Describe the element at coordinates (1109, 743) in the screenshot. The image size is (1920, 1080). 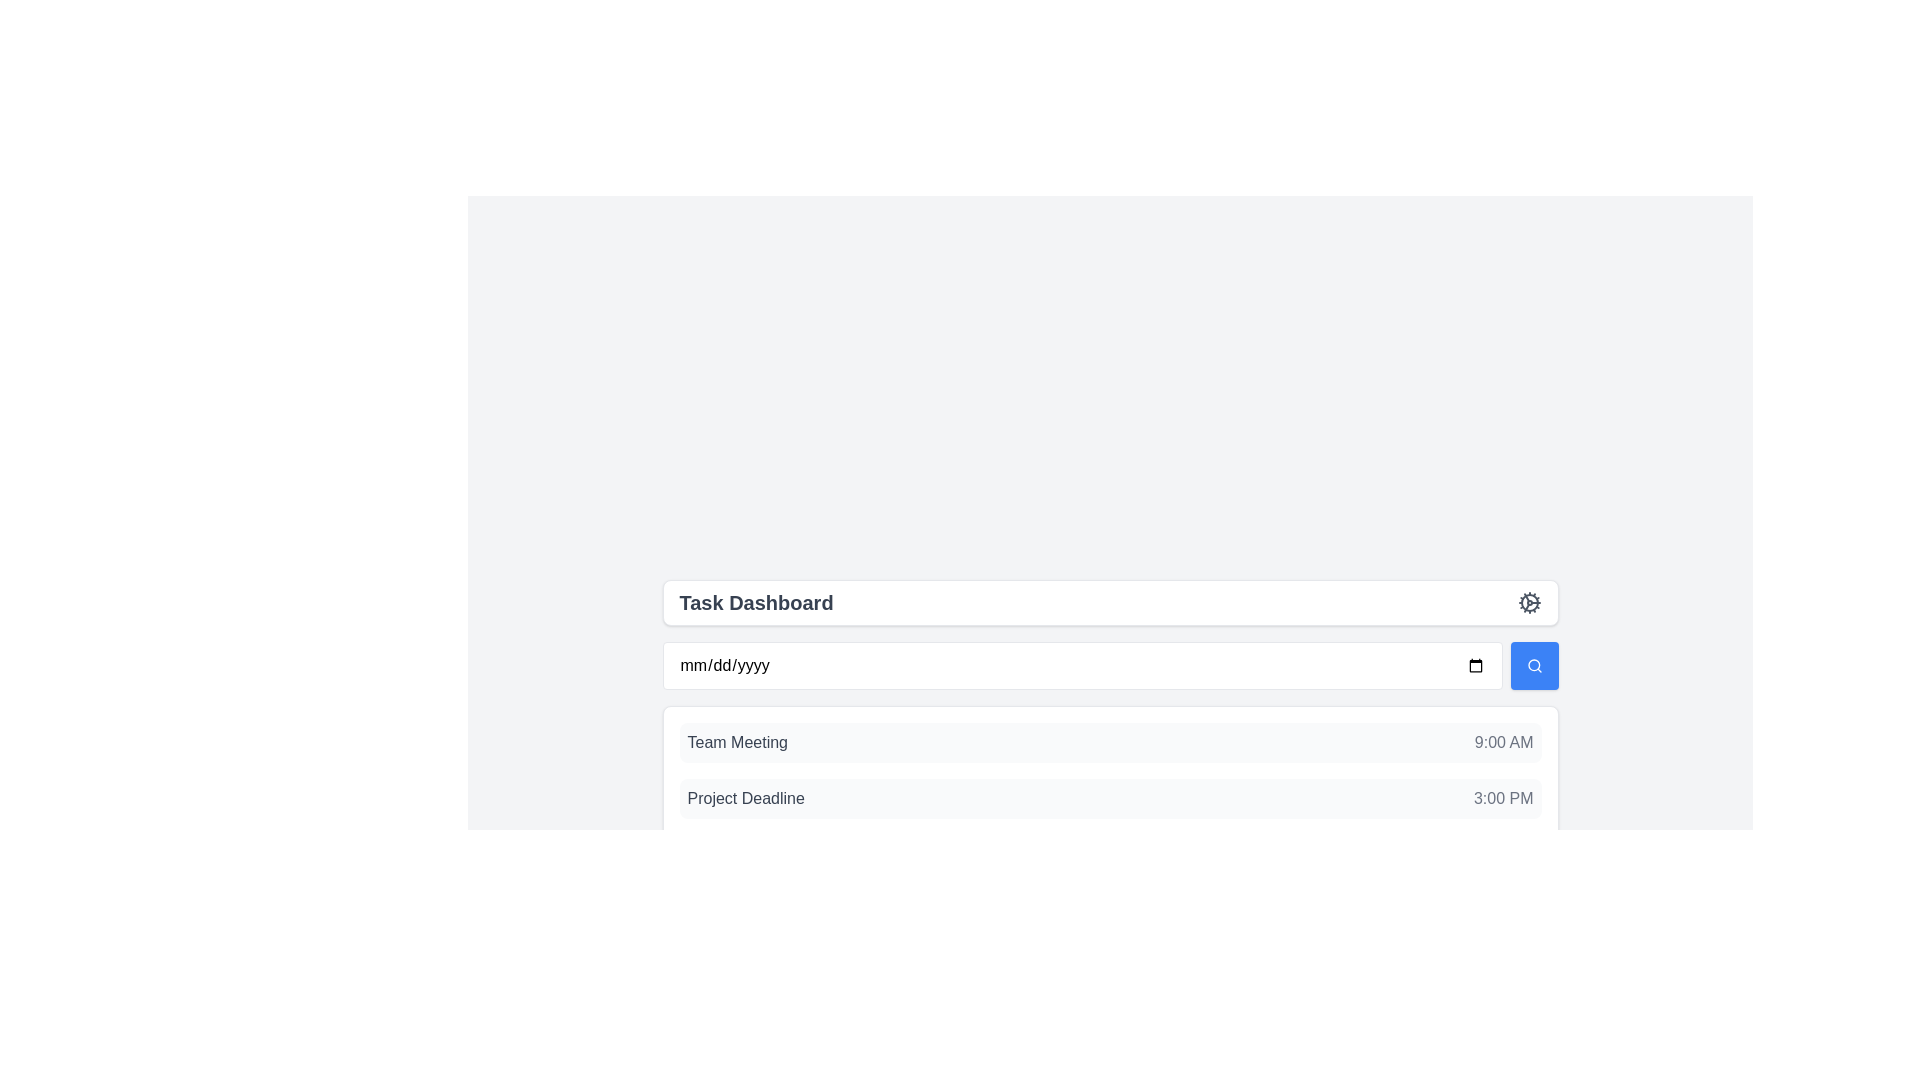
I see `the first list item or schedule entry that displays 'Team Meeting' and '9:00 AM', which is the topmost item in the vertical list` at that location.